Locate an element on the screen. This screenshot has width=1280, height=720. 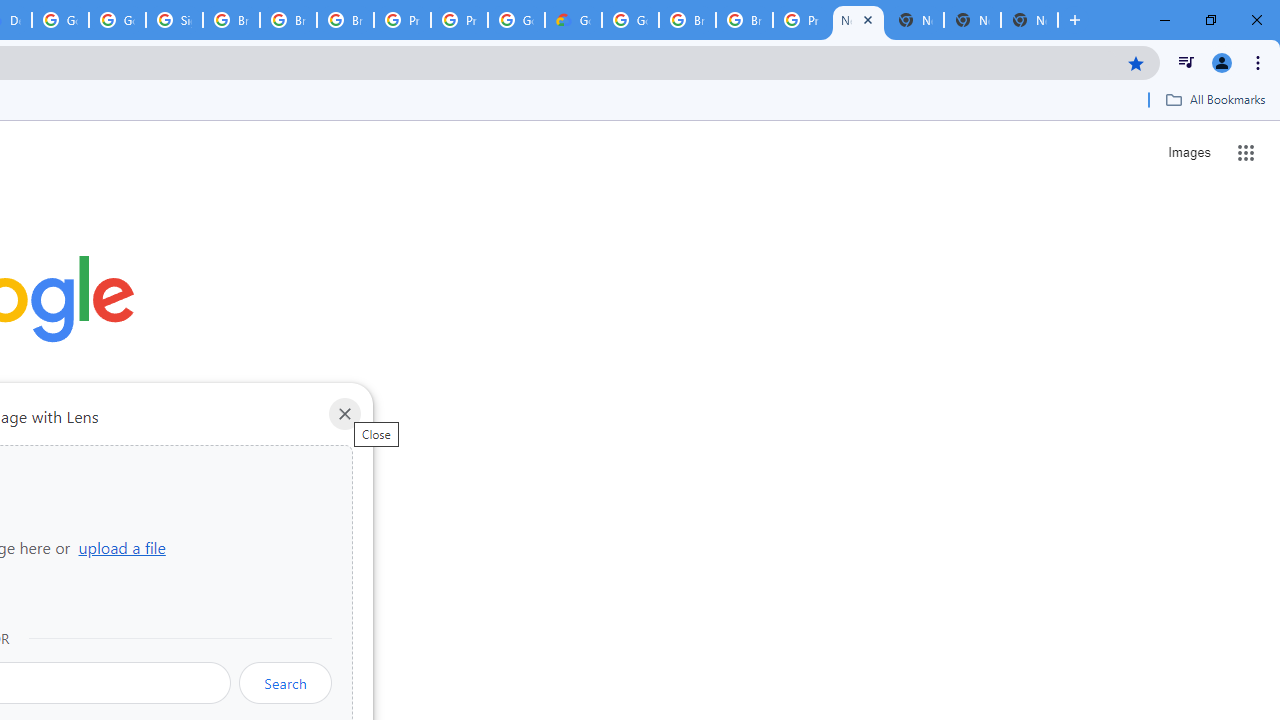
'Control your music, videos, and more' is located at coordinates (1185, 61).